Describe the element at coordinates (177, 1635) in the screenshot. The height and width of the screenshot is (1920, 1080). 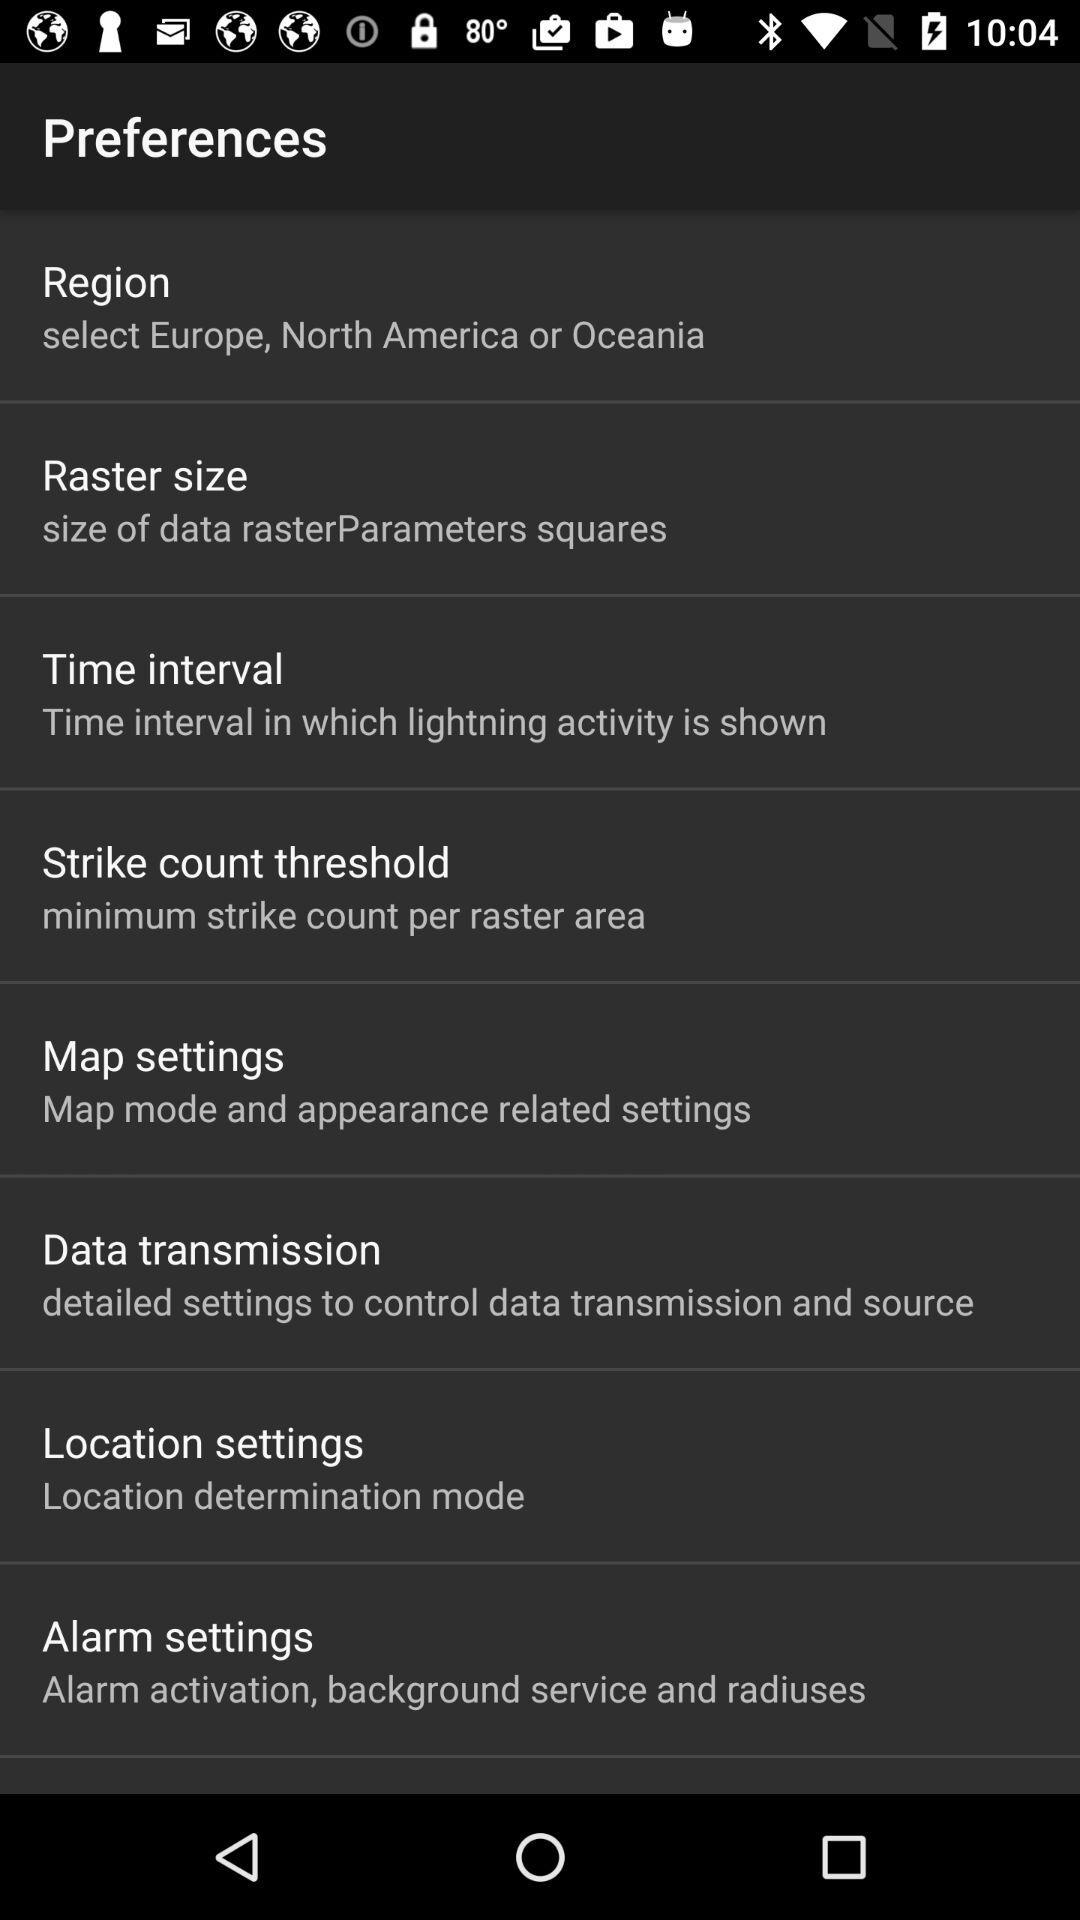
I see `the alarm settings` at that location.